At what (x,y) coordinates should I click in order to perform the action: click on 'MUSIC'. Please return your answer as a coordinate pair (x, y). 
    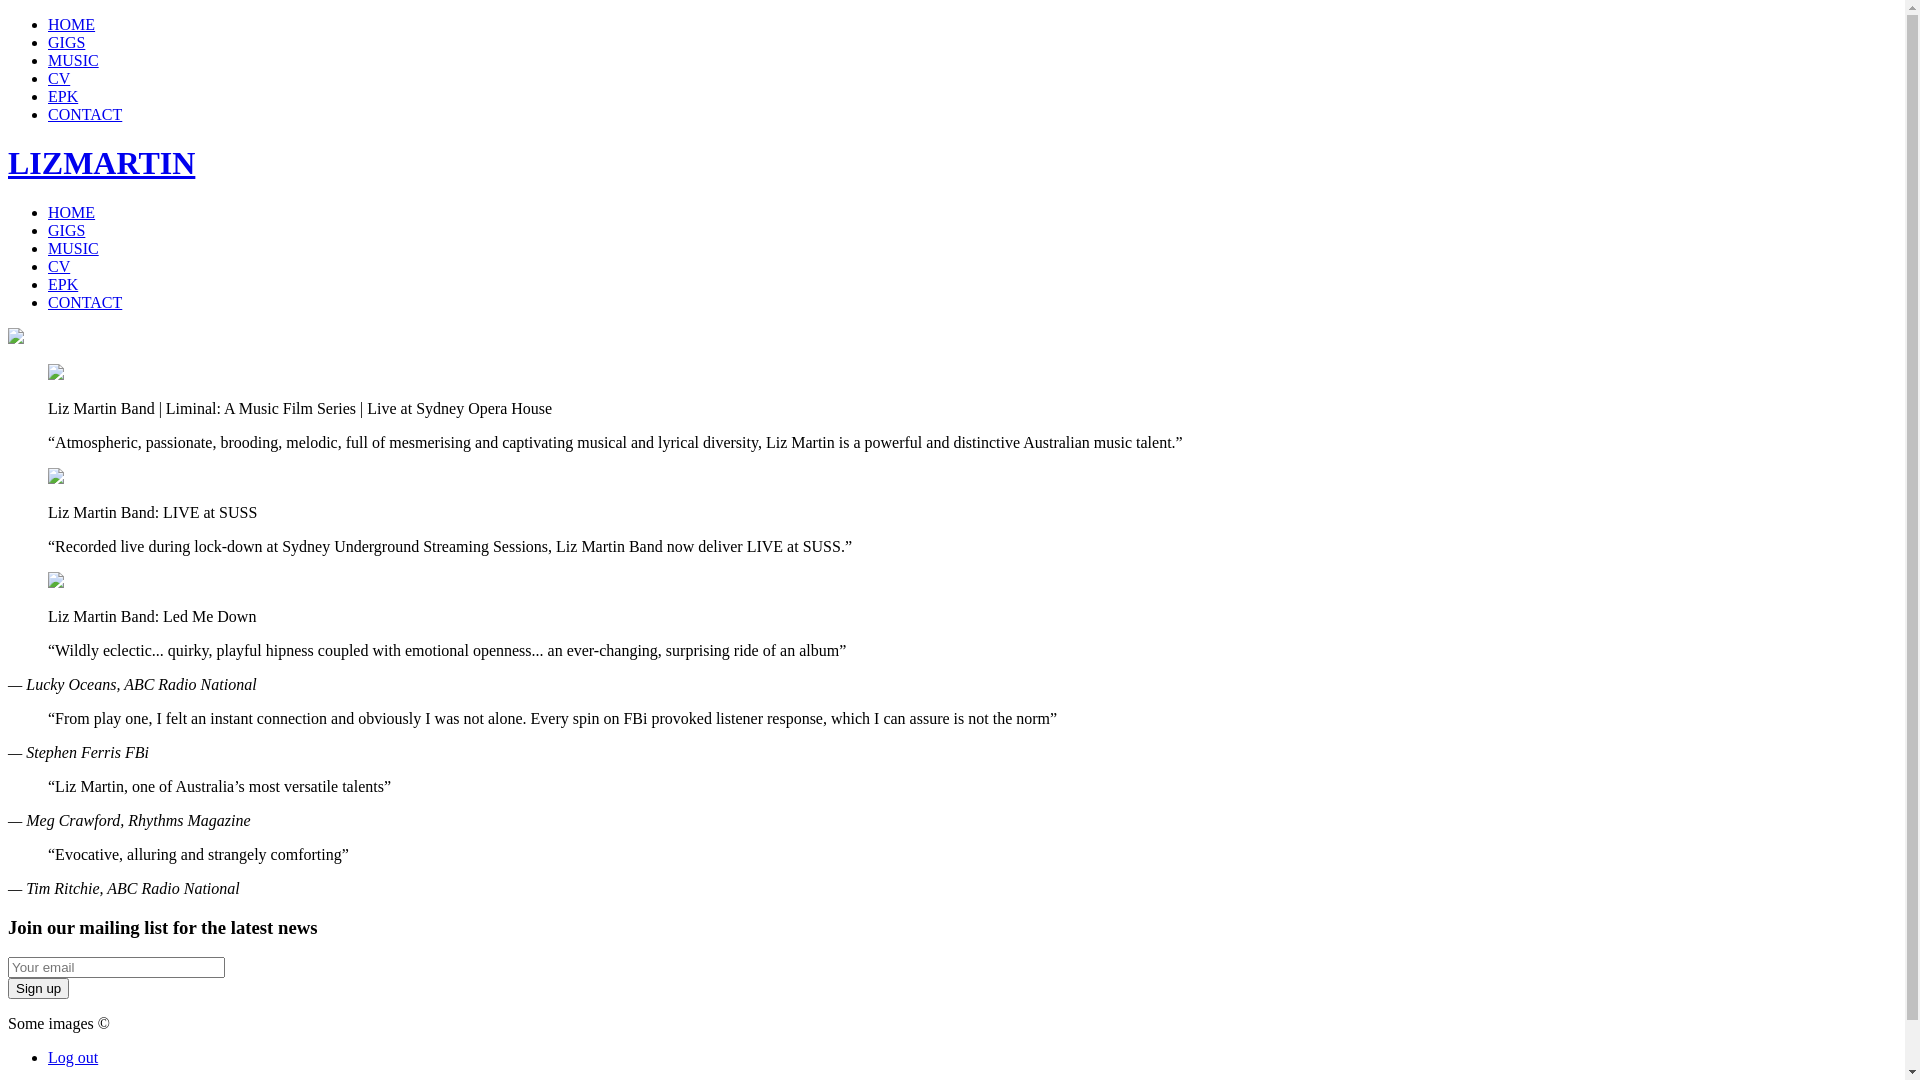
    Looking at the image, I should click on (73, 59).